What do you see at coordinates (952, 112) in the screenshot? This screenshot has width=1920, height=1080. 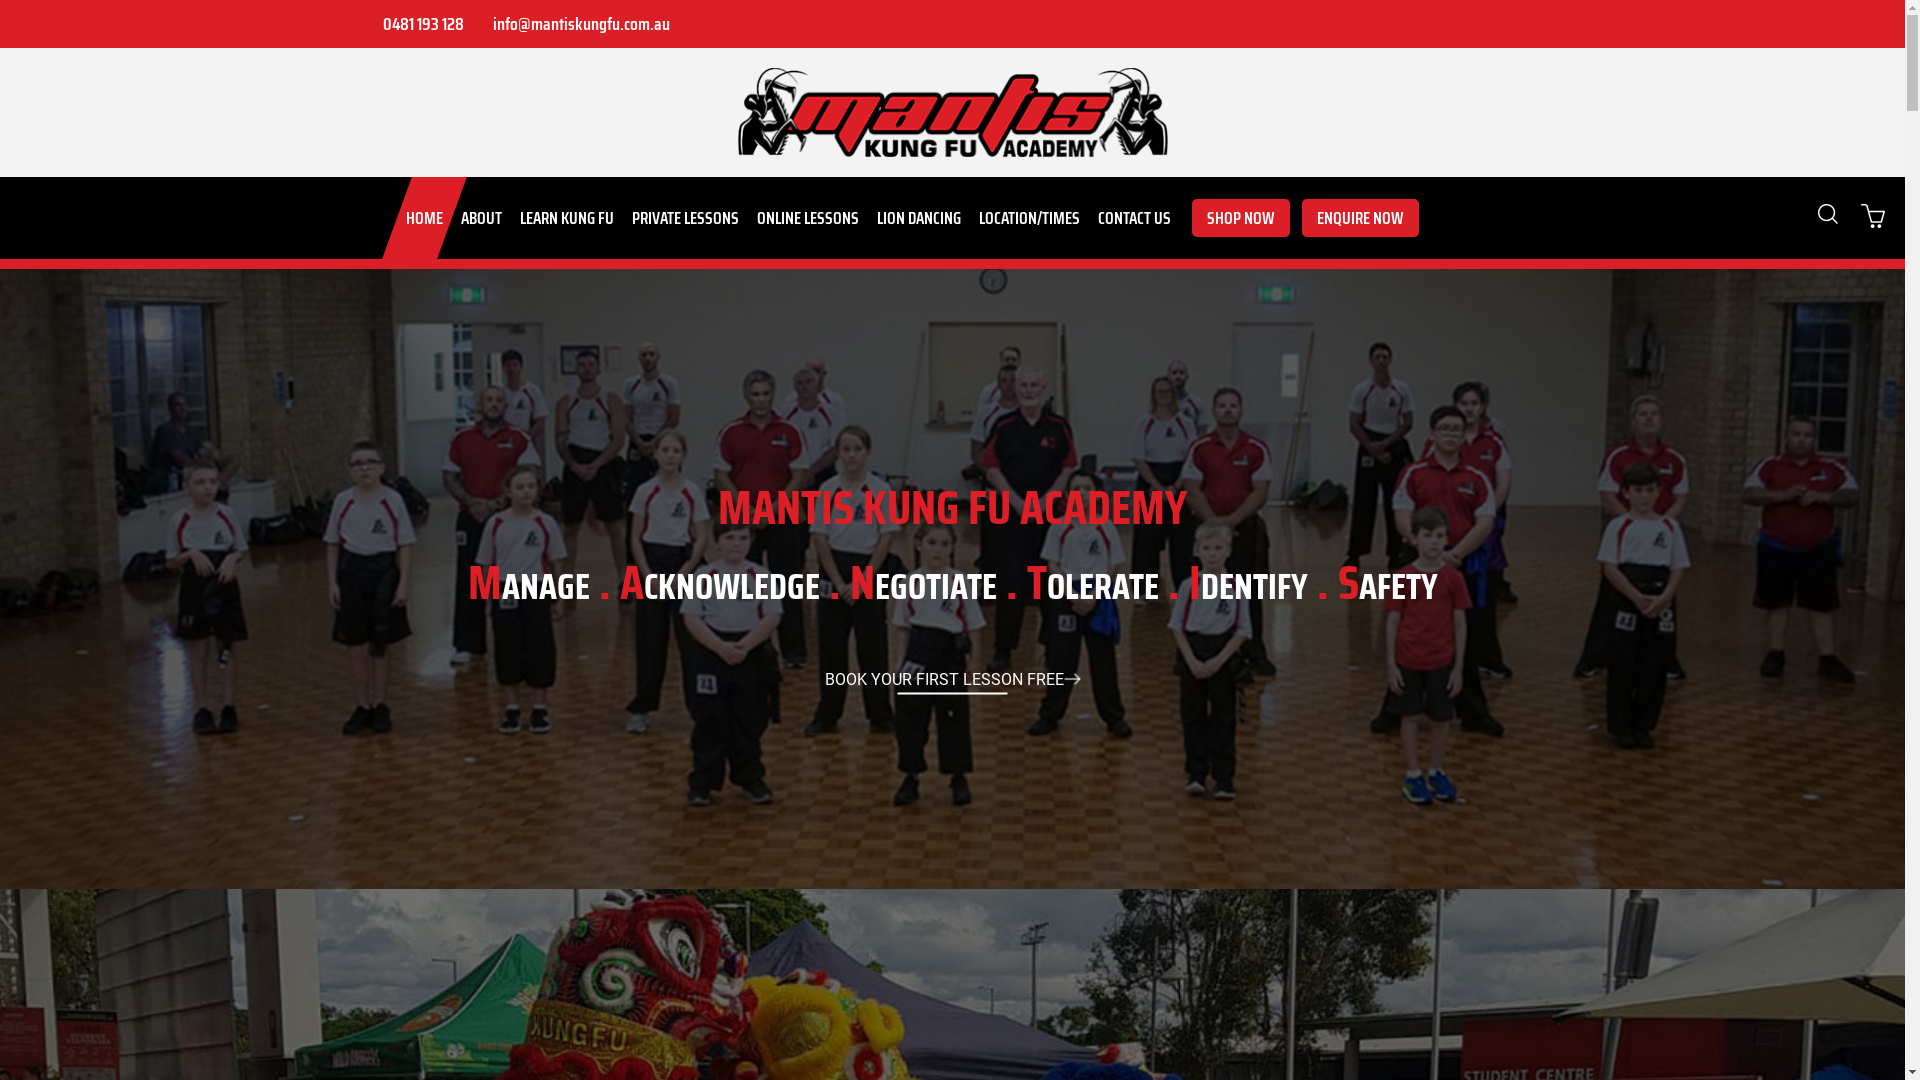 I see `'Mantis Kung Fu Academy'` at bounding box center [952, 112].